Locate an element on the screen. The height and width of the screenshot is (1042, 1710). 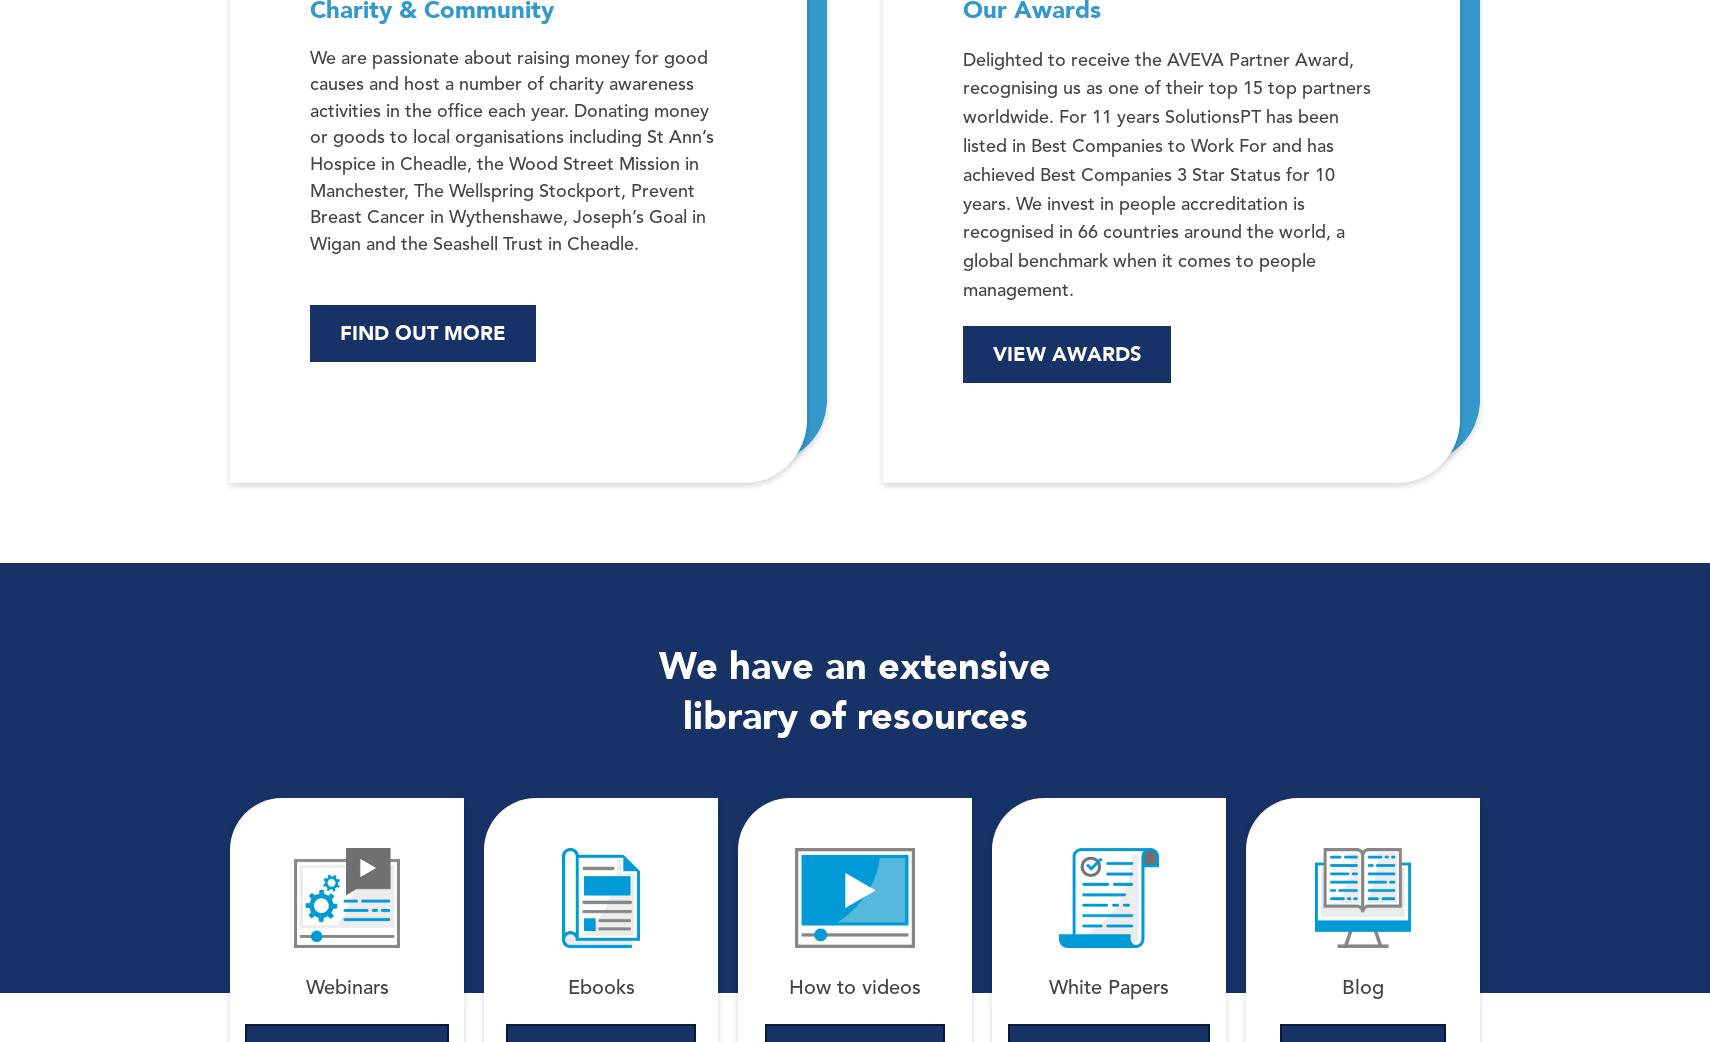
'White Papers' is located at coordinates (1107, 988).